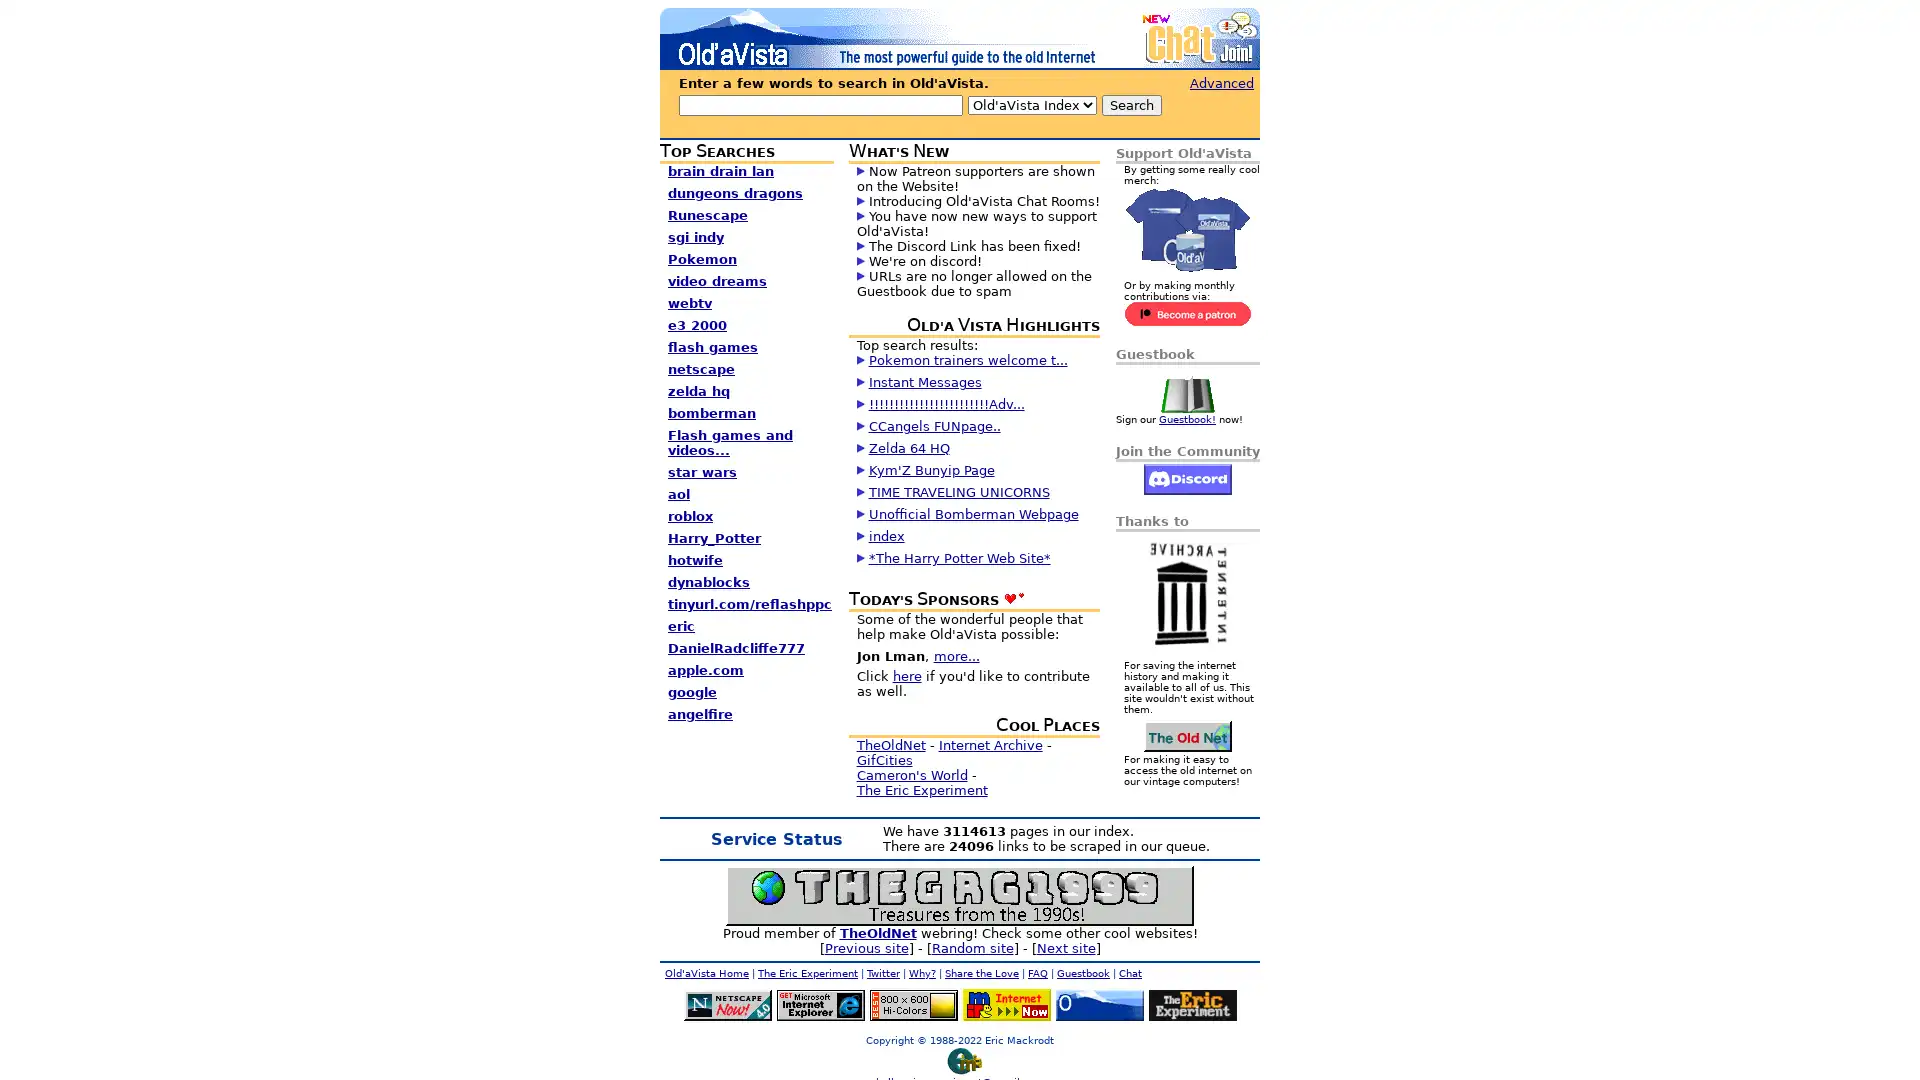 This screenshot has height=1080, width=1920. What do you see at coordinates (1132, 105) in the screenshot?
I see `Search` at bounding box center [1132, 105].